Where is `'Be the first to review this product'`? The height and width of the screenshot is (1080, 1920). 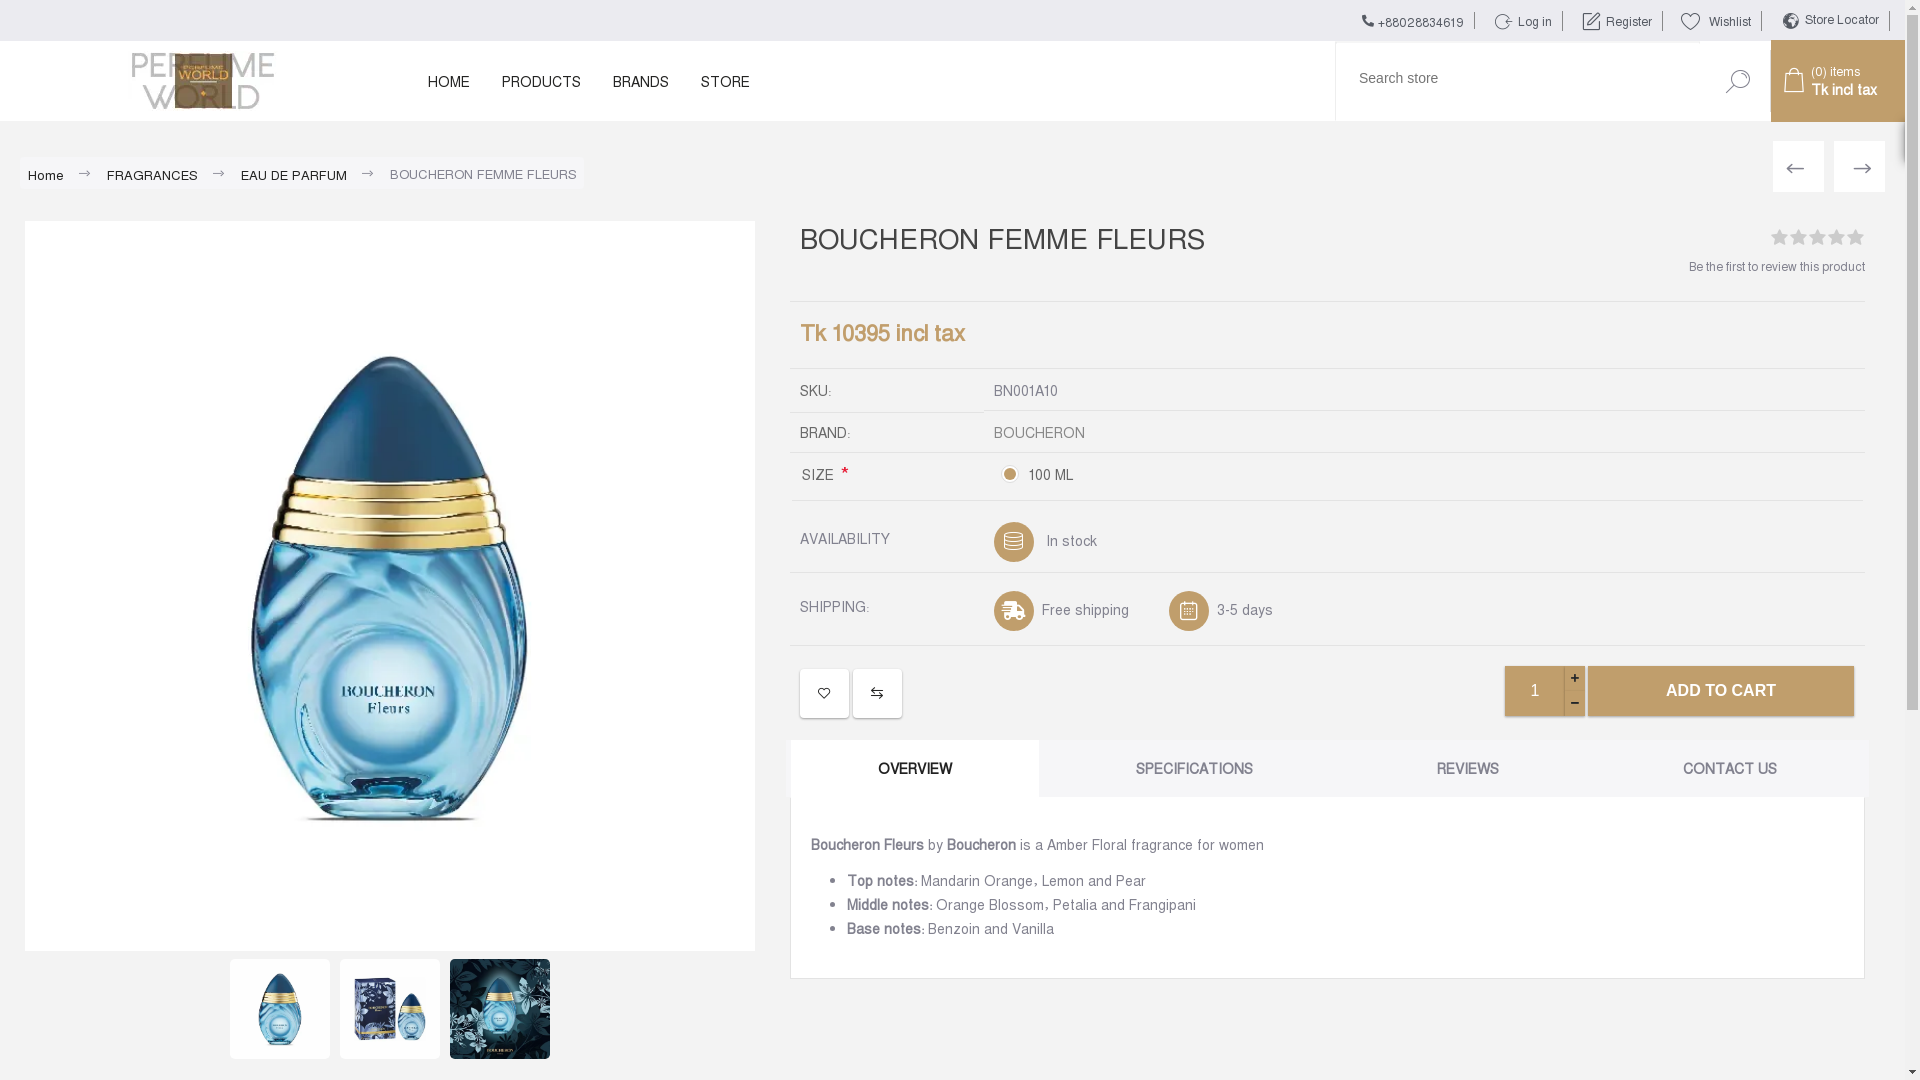 'Be the first to review this product' is located at coordinates (1776, 265).